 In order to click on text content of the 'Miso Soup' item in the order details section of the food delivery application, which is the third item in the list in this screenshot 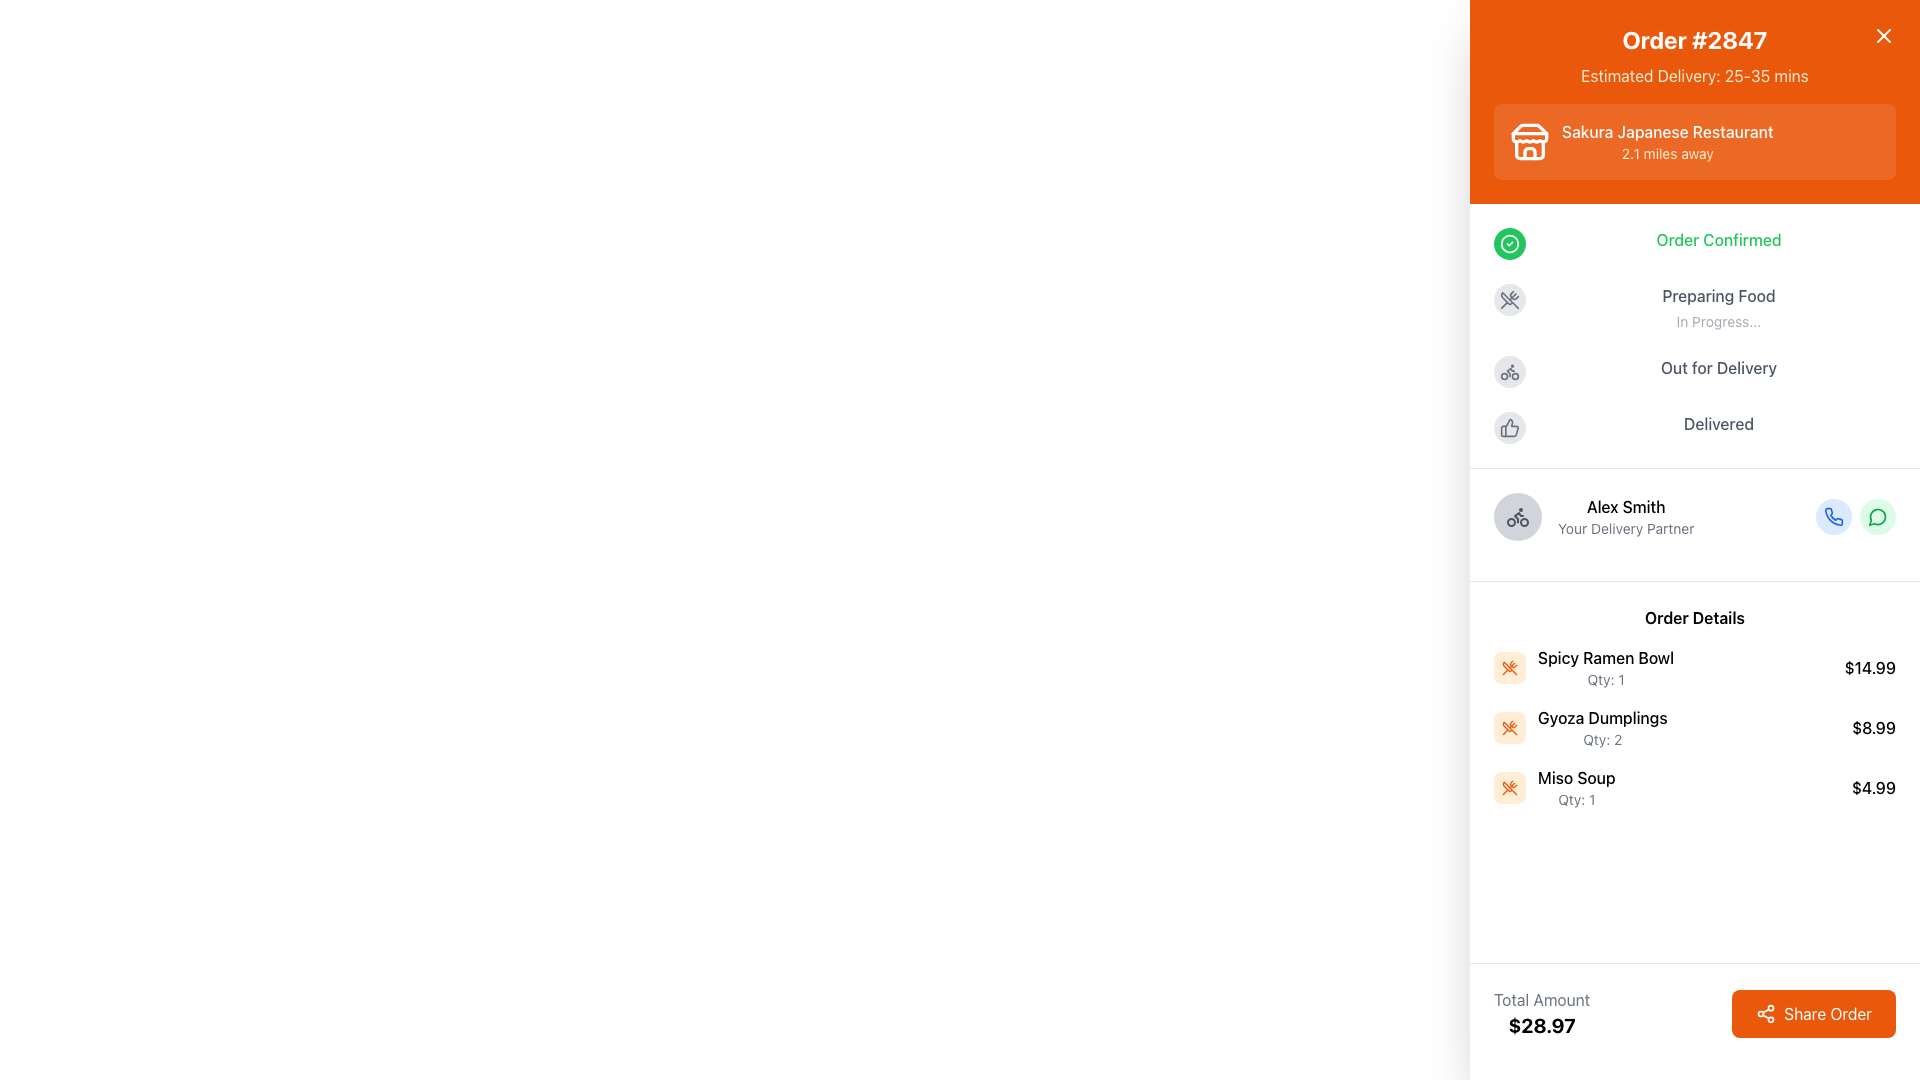, I will do `click(1575, 786)`.